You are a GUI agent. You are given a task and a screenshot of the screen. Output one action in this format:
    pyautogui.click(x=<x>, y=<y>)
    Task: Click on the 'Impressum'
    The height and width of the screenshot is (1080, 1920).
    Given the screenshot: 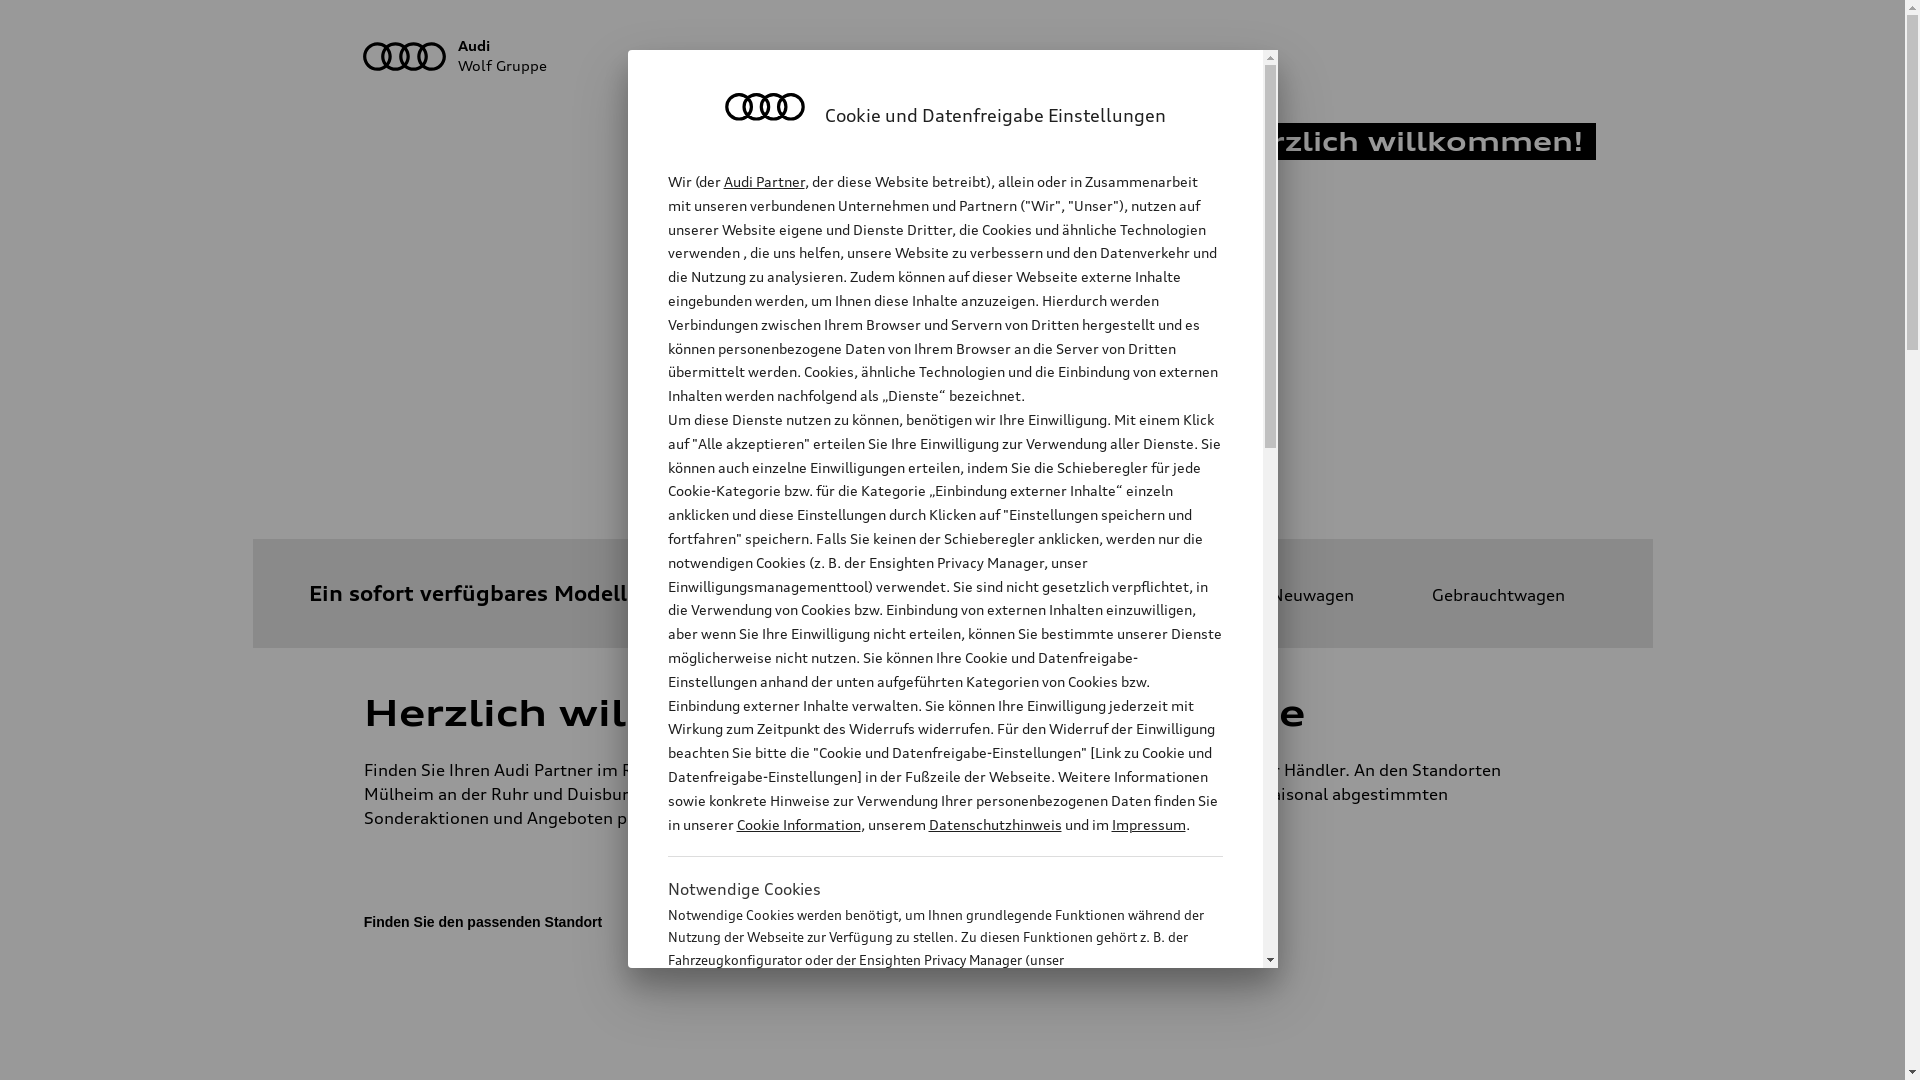 What is the action you would take?
    pyautogui.click(x=1148, y=824)
    